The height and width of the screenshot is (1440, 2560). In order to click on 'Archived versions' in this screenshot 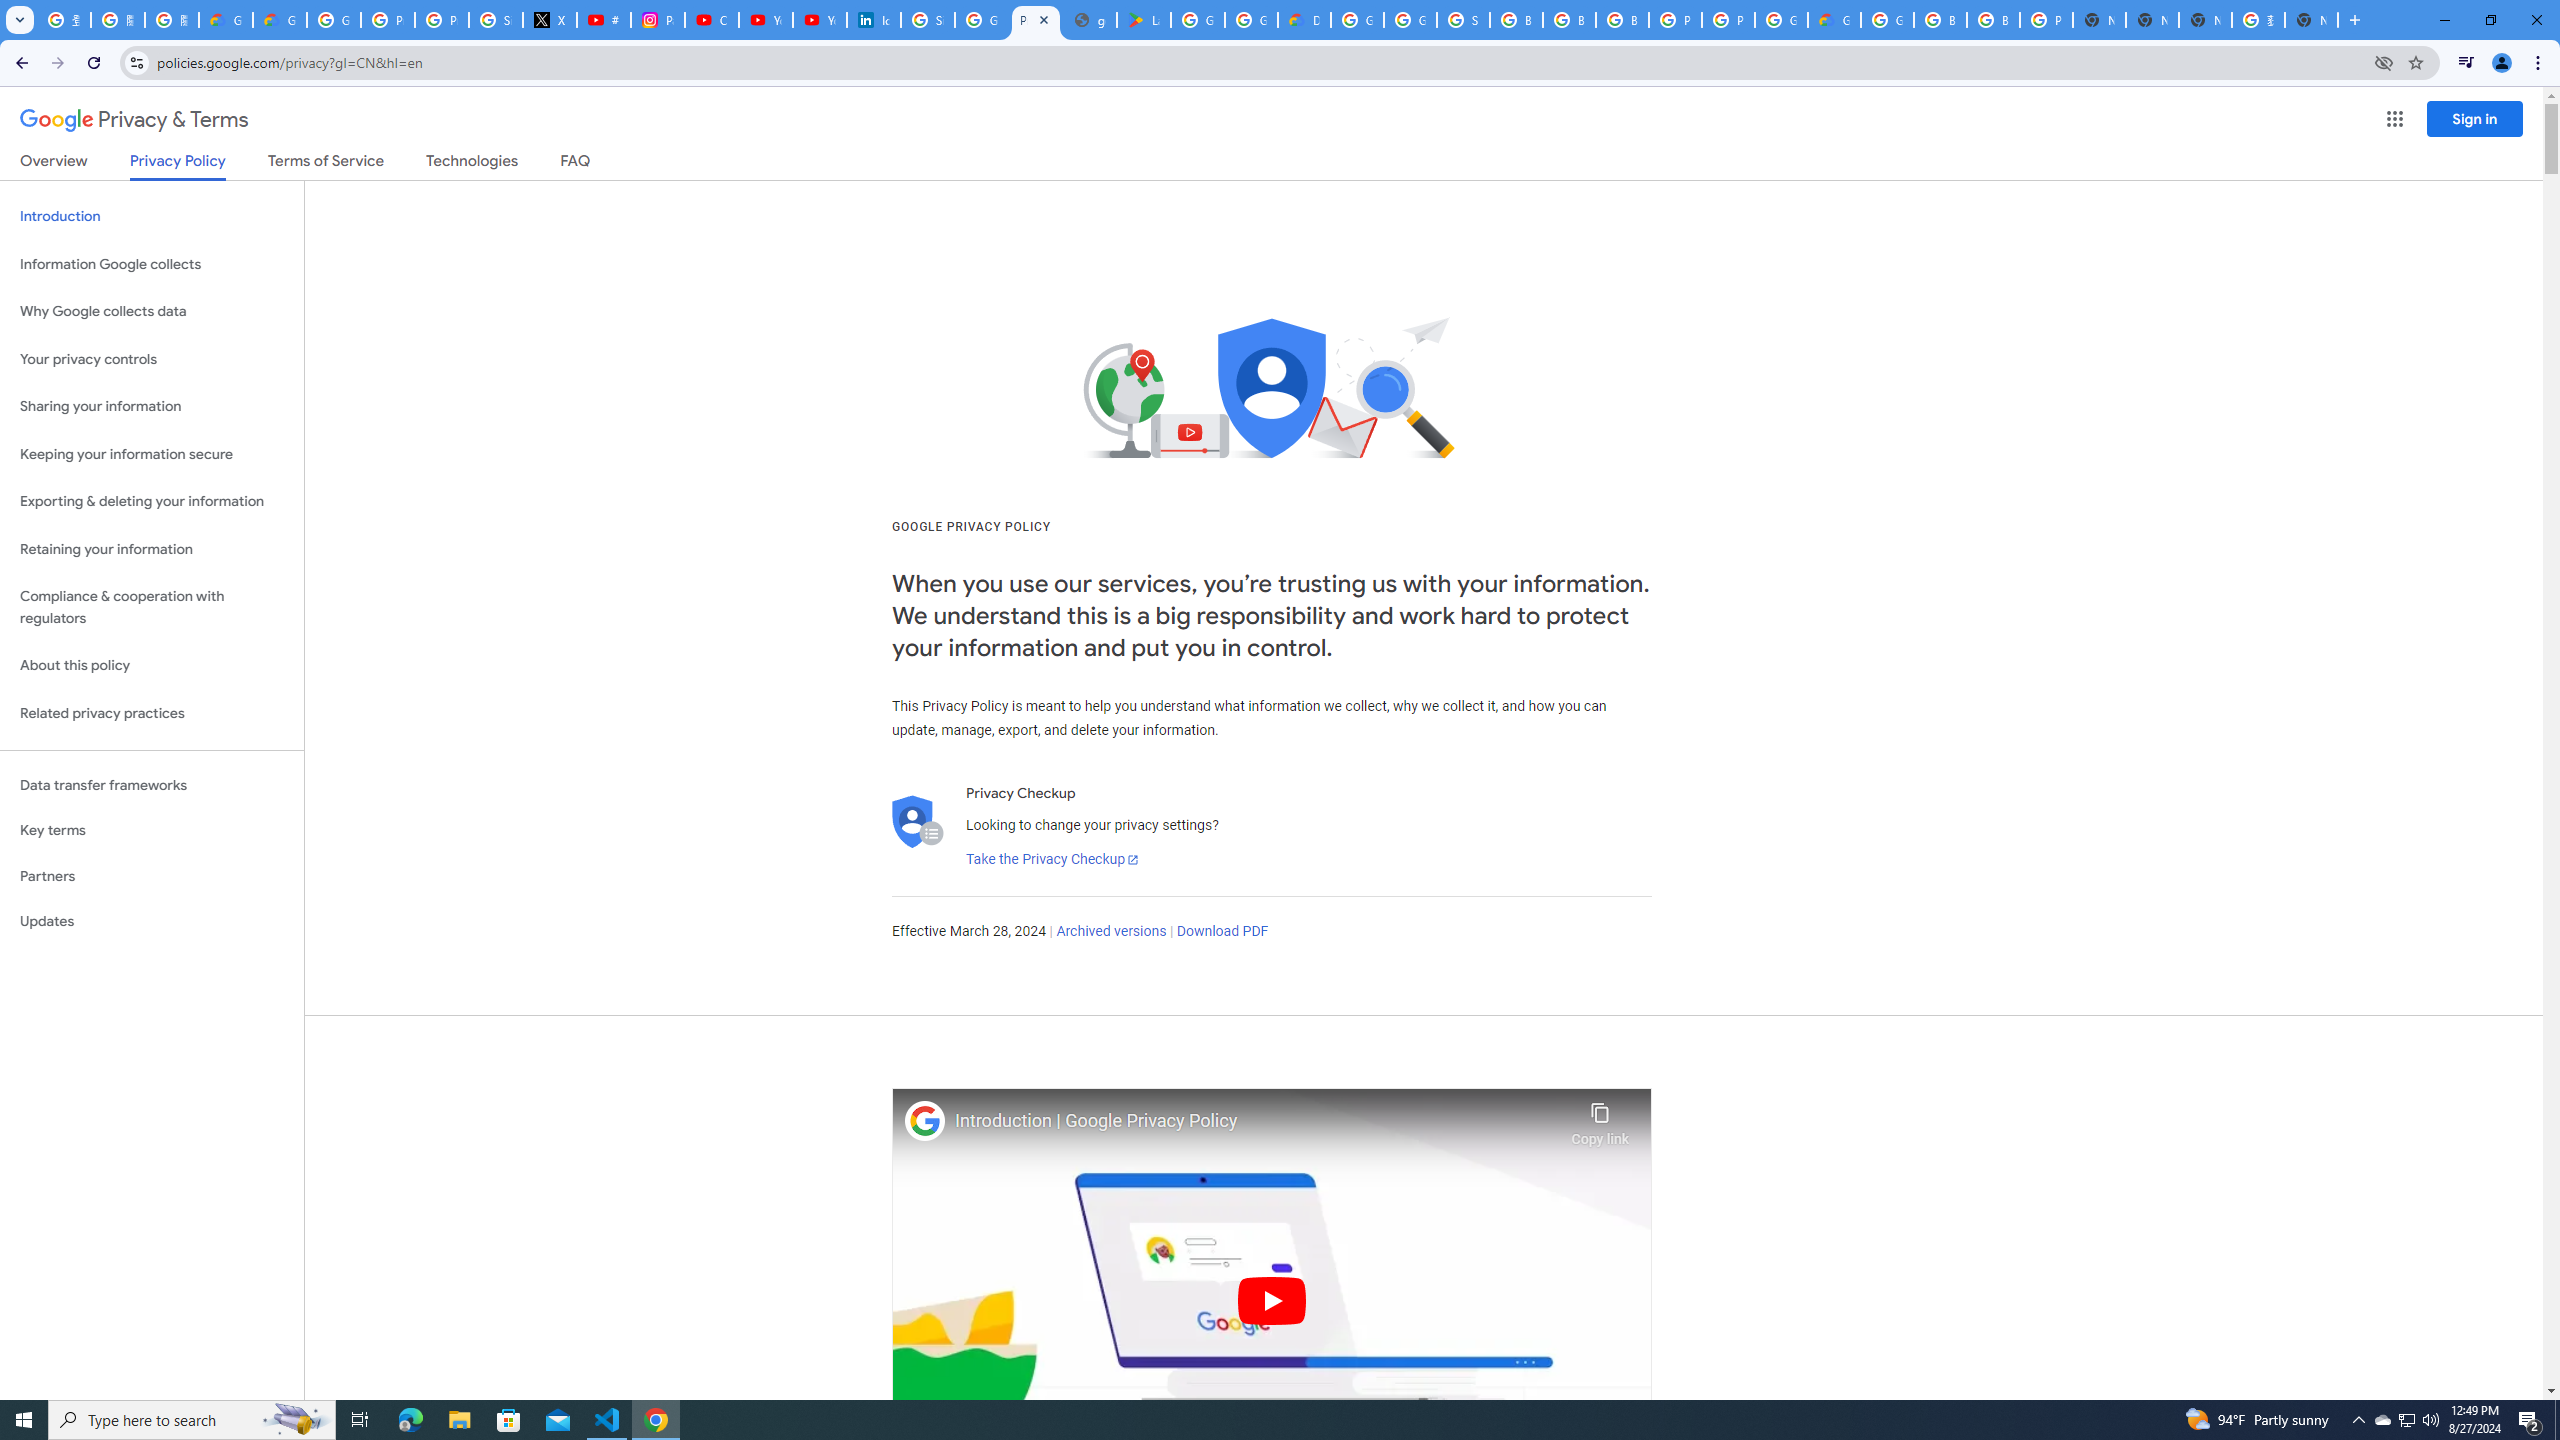, I will do `click(1110, 930)`.